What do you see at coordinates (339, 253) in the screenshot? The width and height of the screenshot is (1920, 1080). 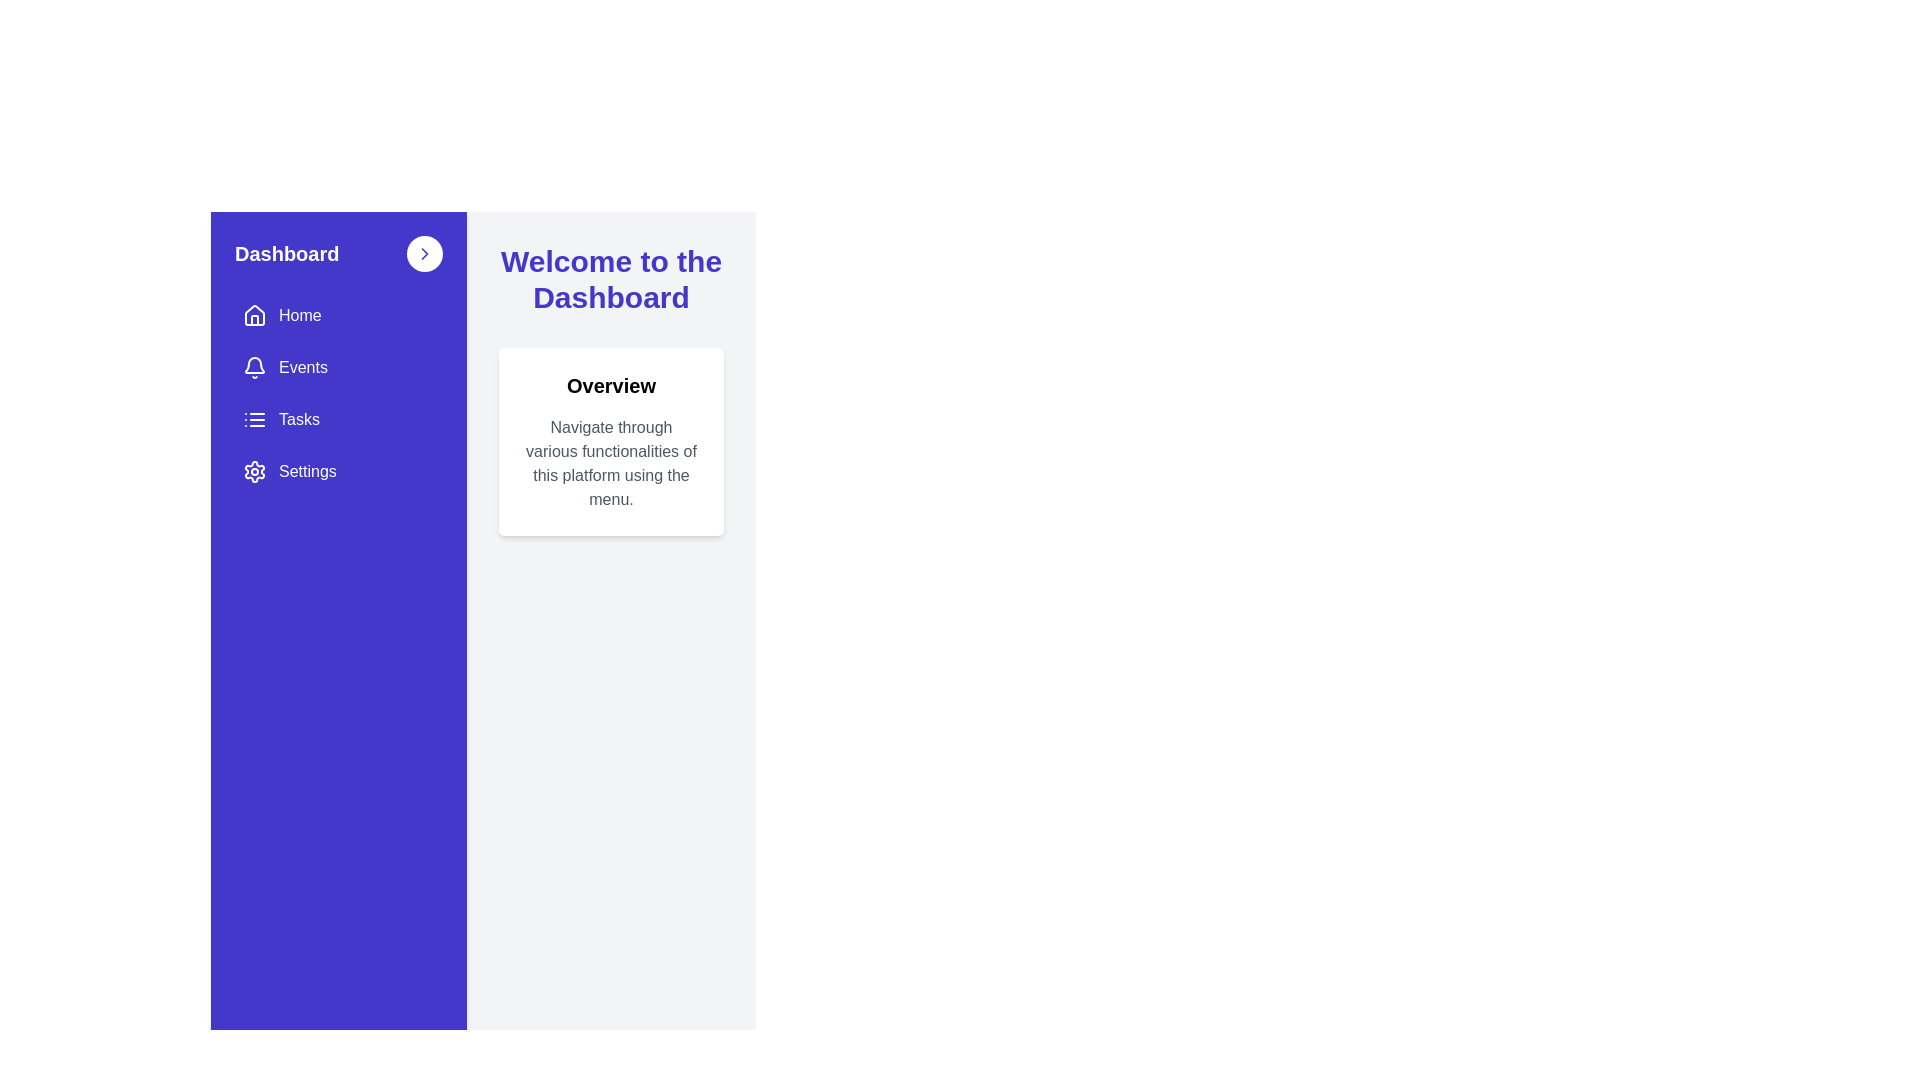 I see `the navigation link located at the top of the vertical navigation bar on the left side of the interface` at bounding box center [339, 253].